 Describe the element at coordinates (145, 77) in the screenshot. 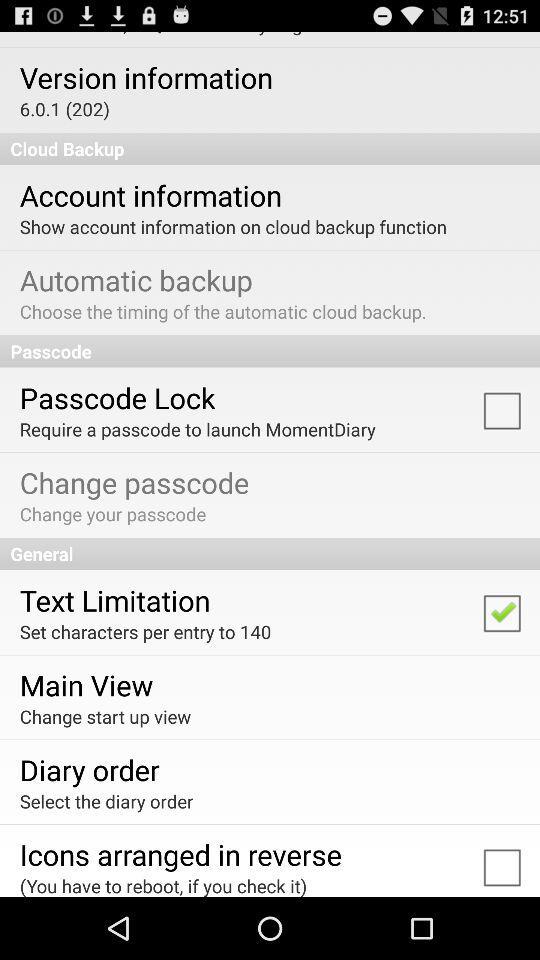

I see `app above the 6 0 1 item` at that location.